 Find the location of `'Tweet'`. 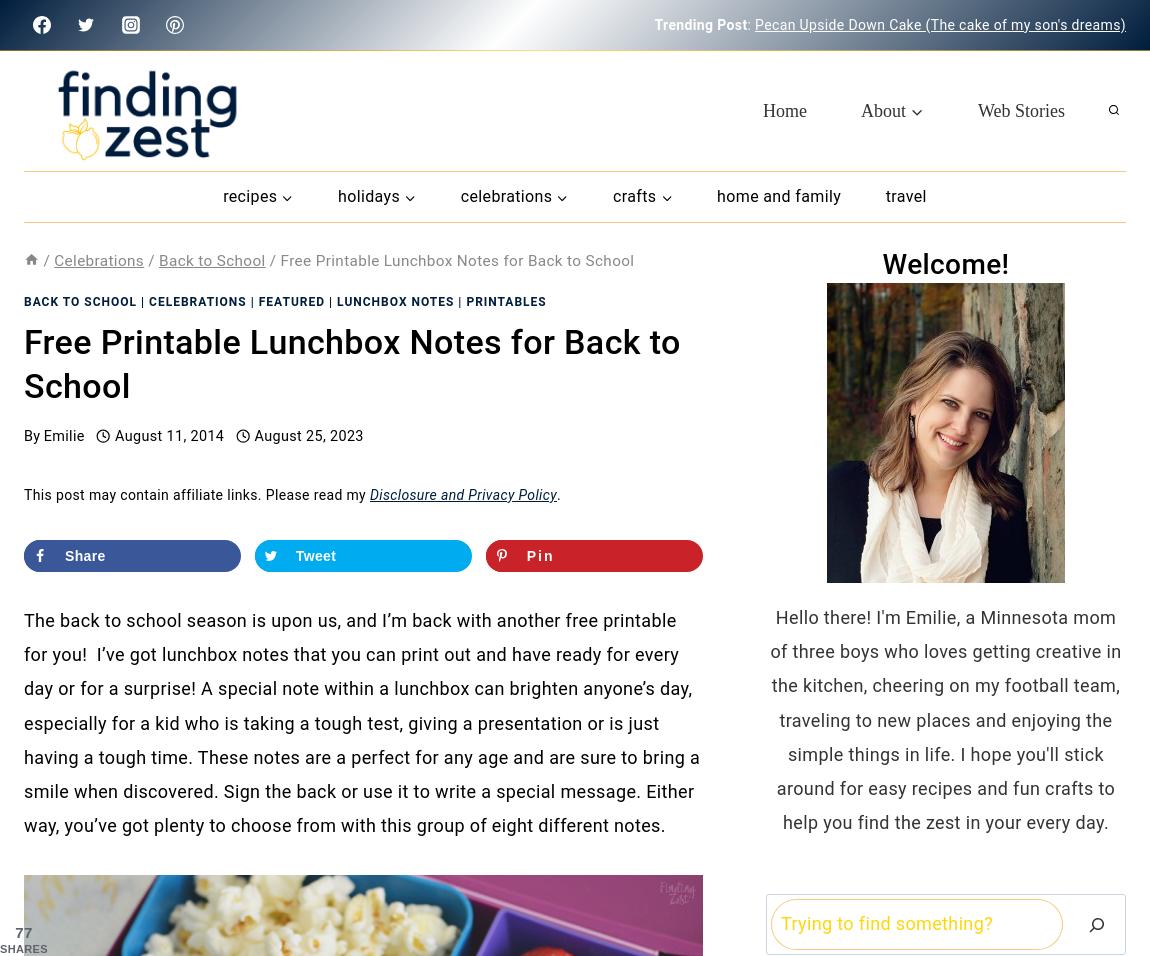

'Tweet' is located at coordinates (315, 555).